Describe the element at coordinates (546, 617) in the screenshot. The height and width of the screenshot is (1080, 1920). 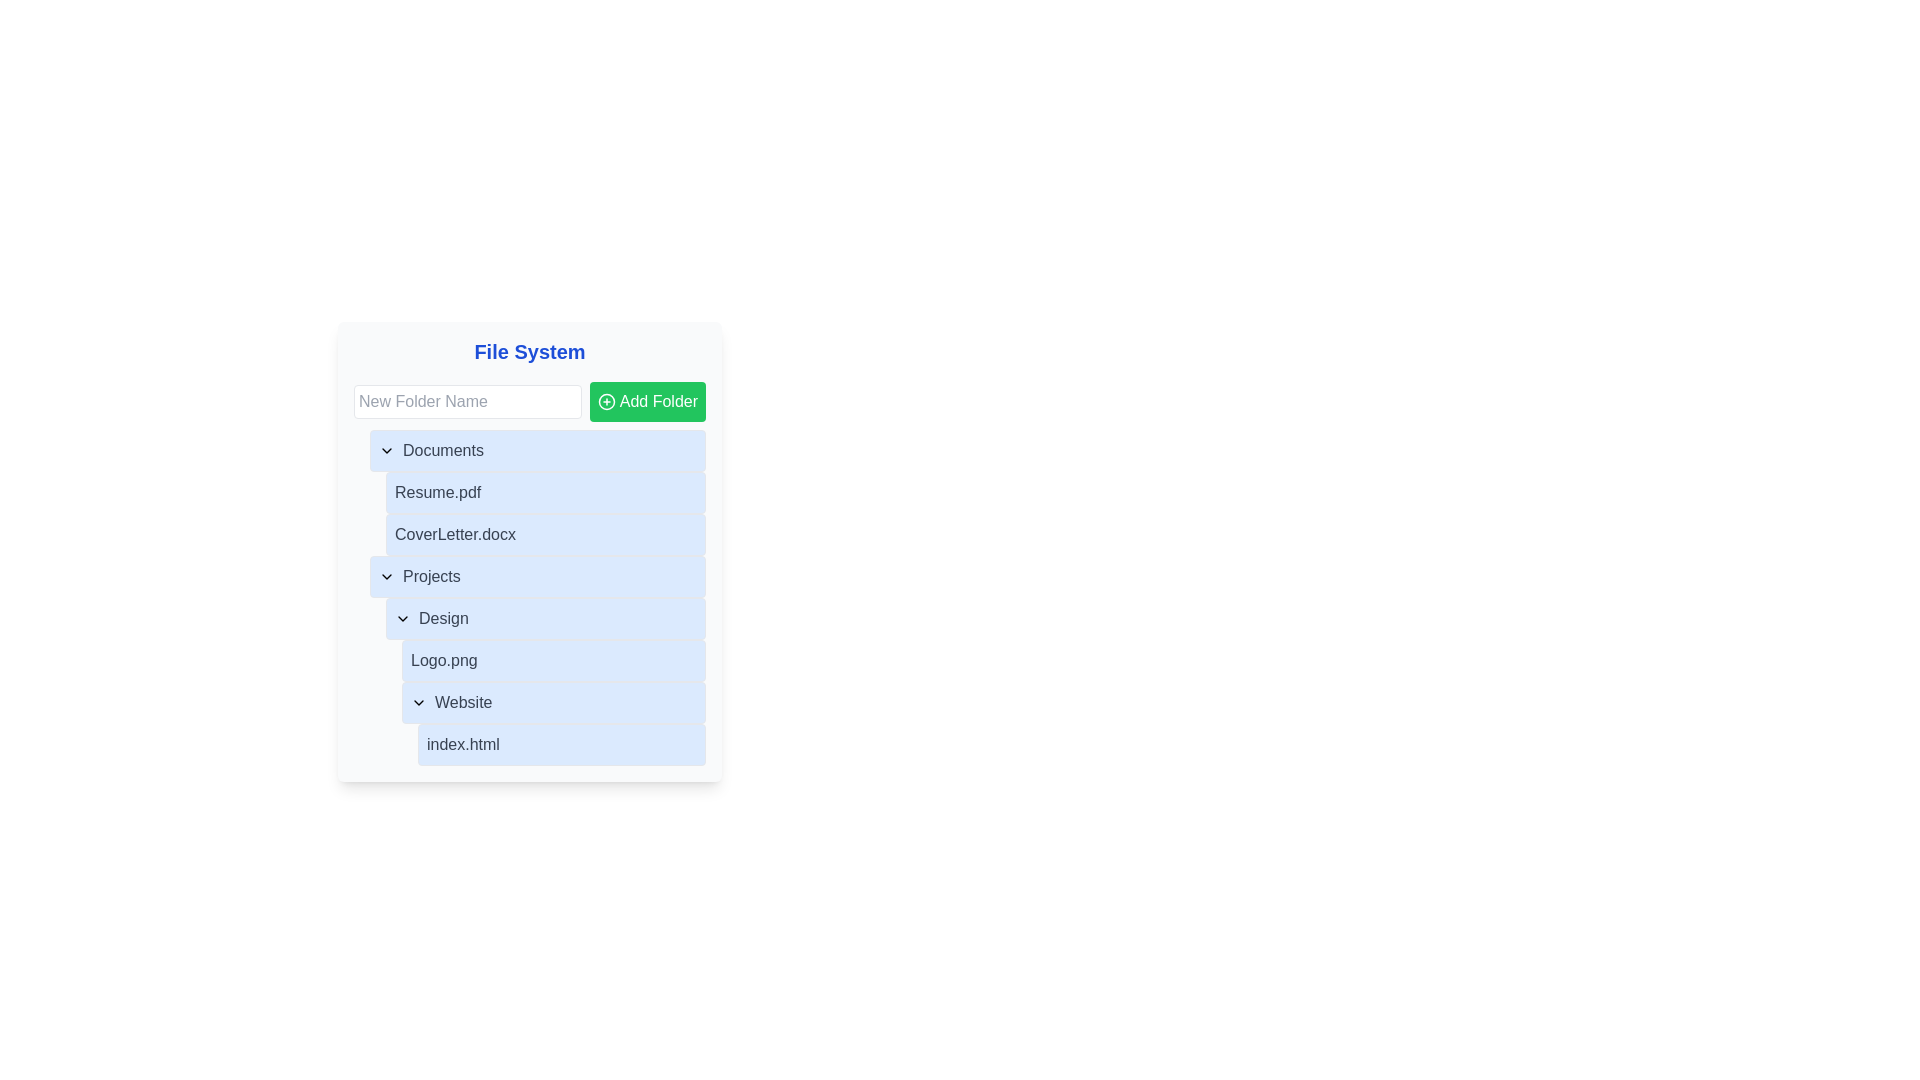
I see `the 'Design' button located in the 'Projects' section to potentially reveal more details` at that location.